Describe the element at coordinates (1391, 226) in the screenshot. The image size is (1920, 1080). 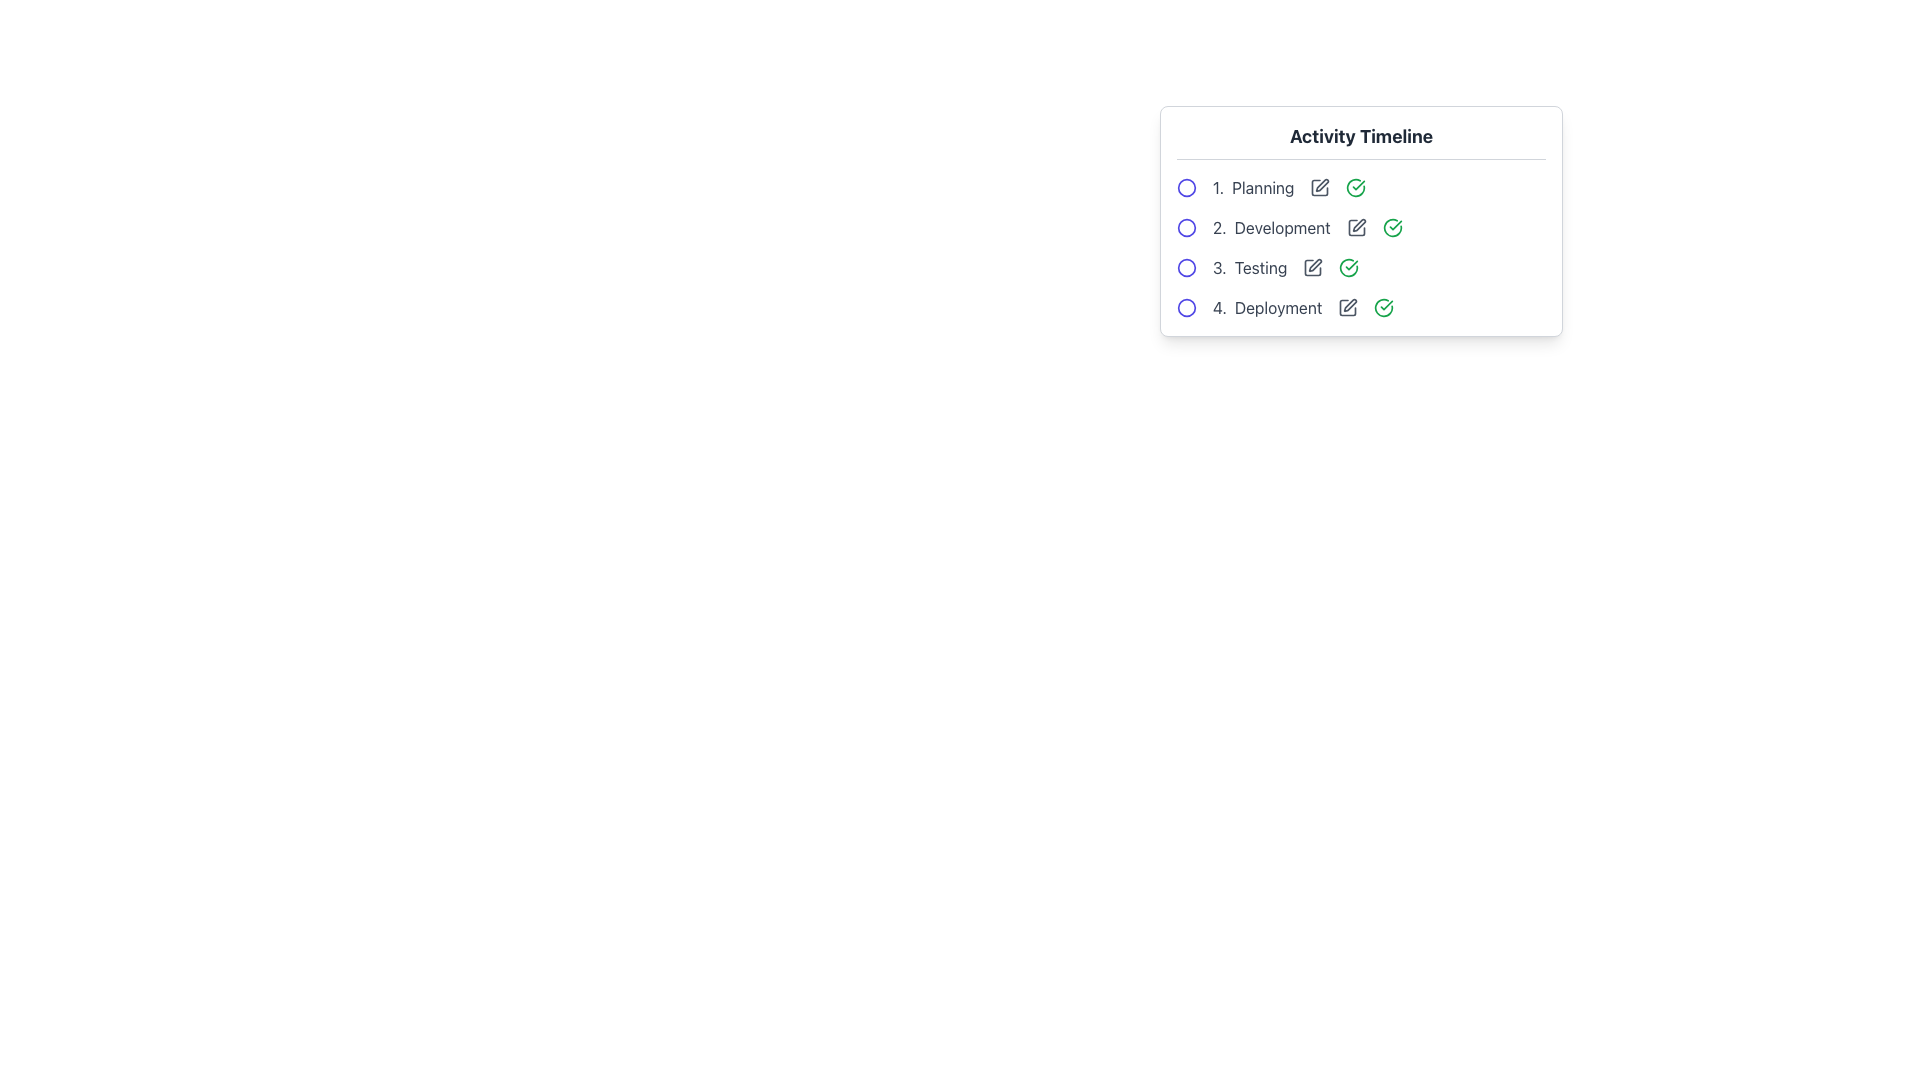
I see `the circular green check mark icon located to the right of the text '2. Development' in the 'Activity Timeline' list` at that location.